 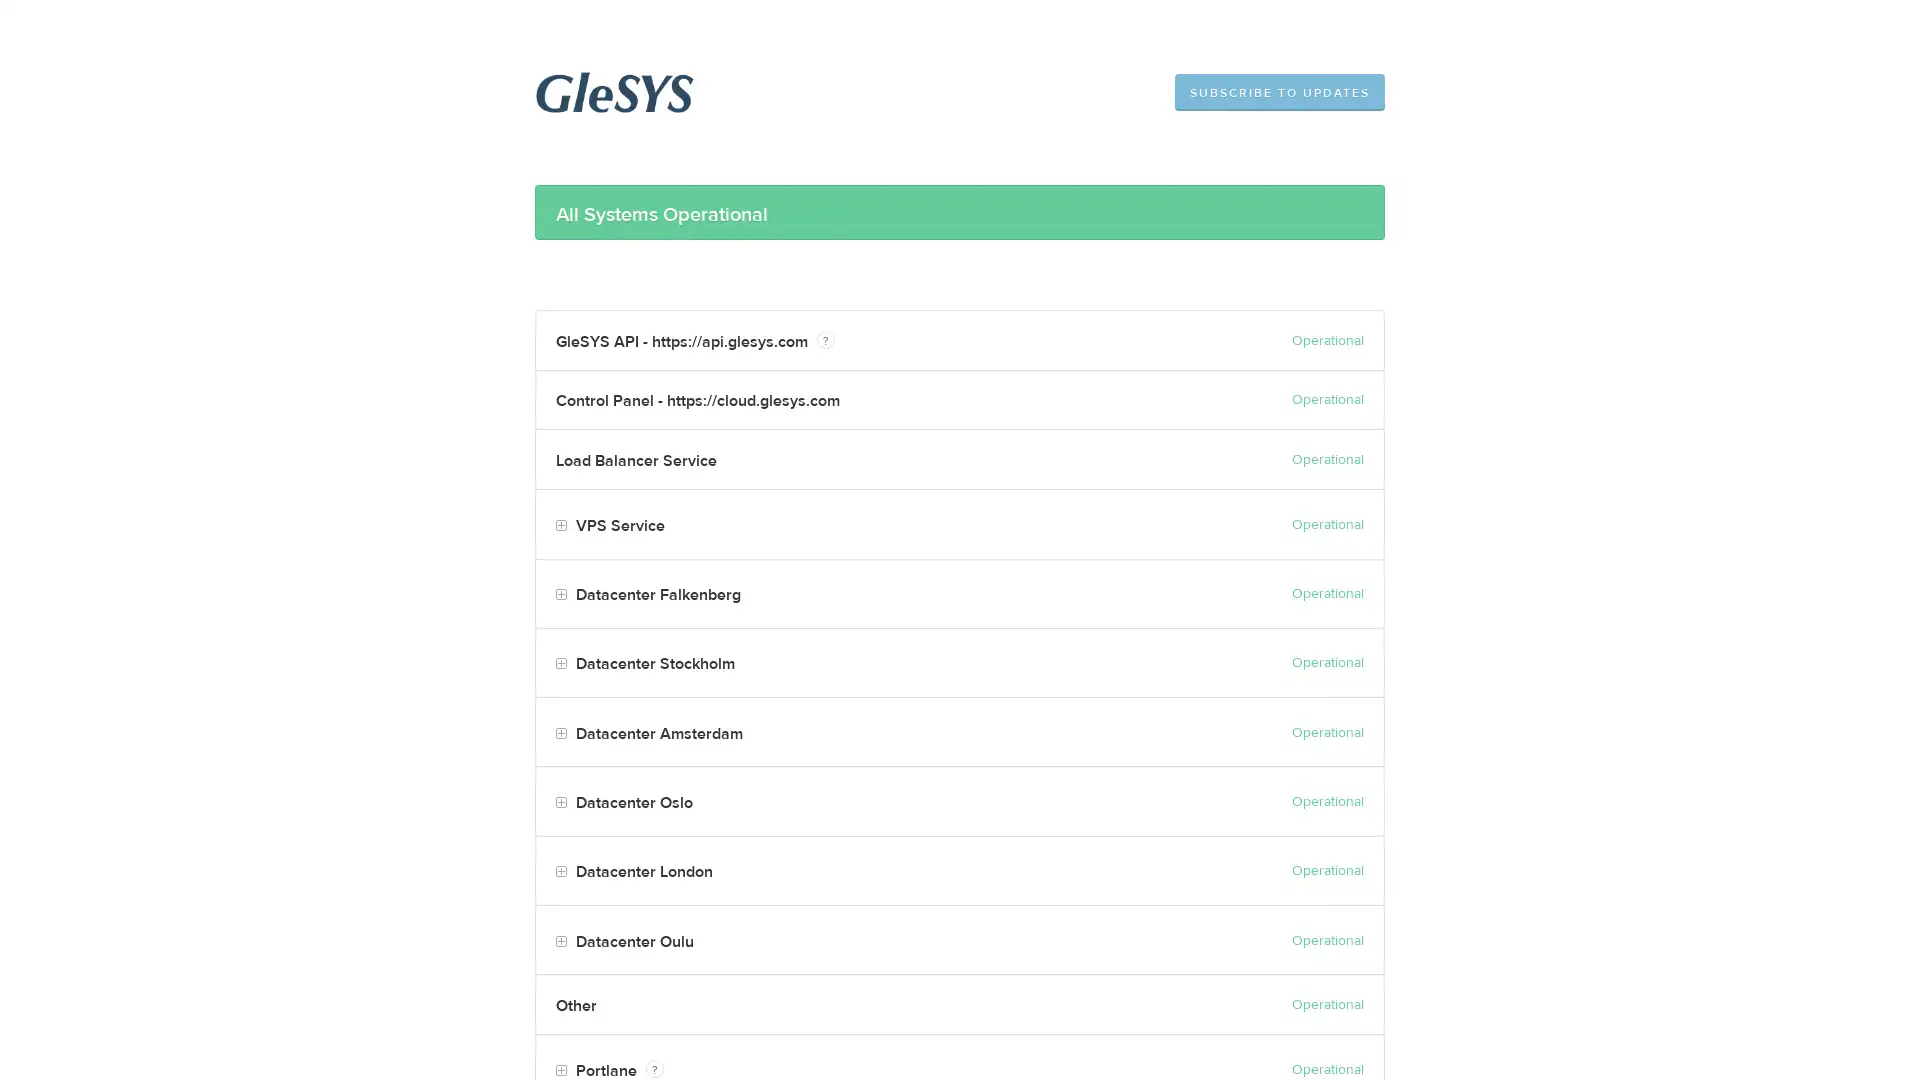 I want to click on Toggle Datacenter Falkenberg, so click(x=560, y=594).